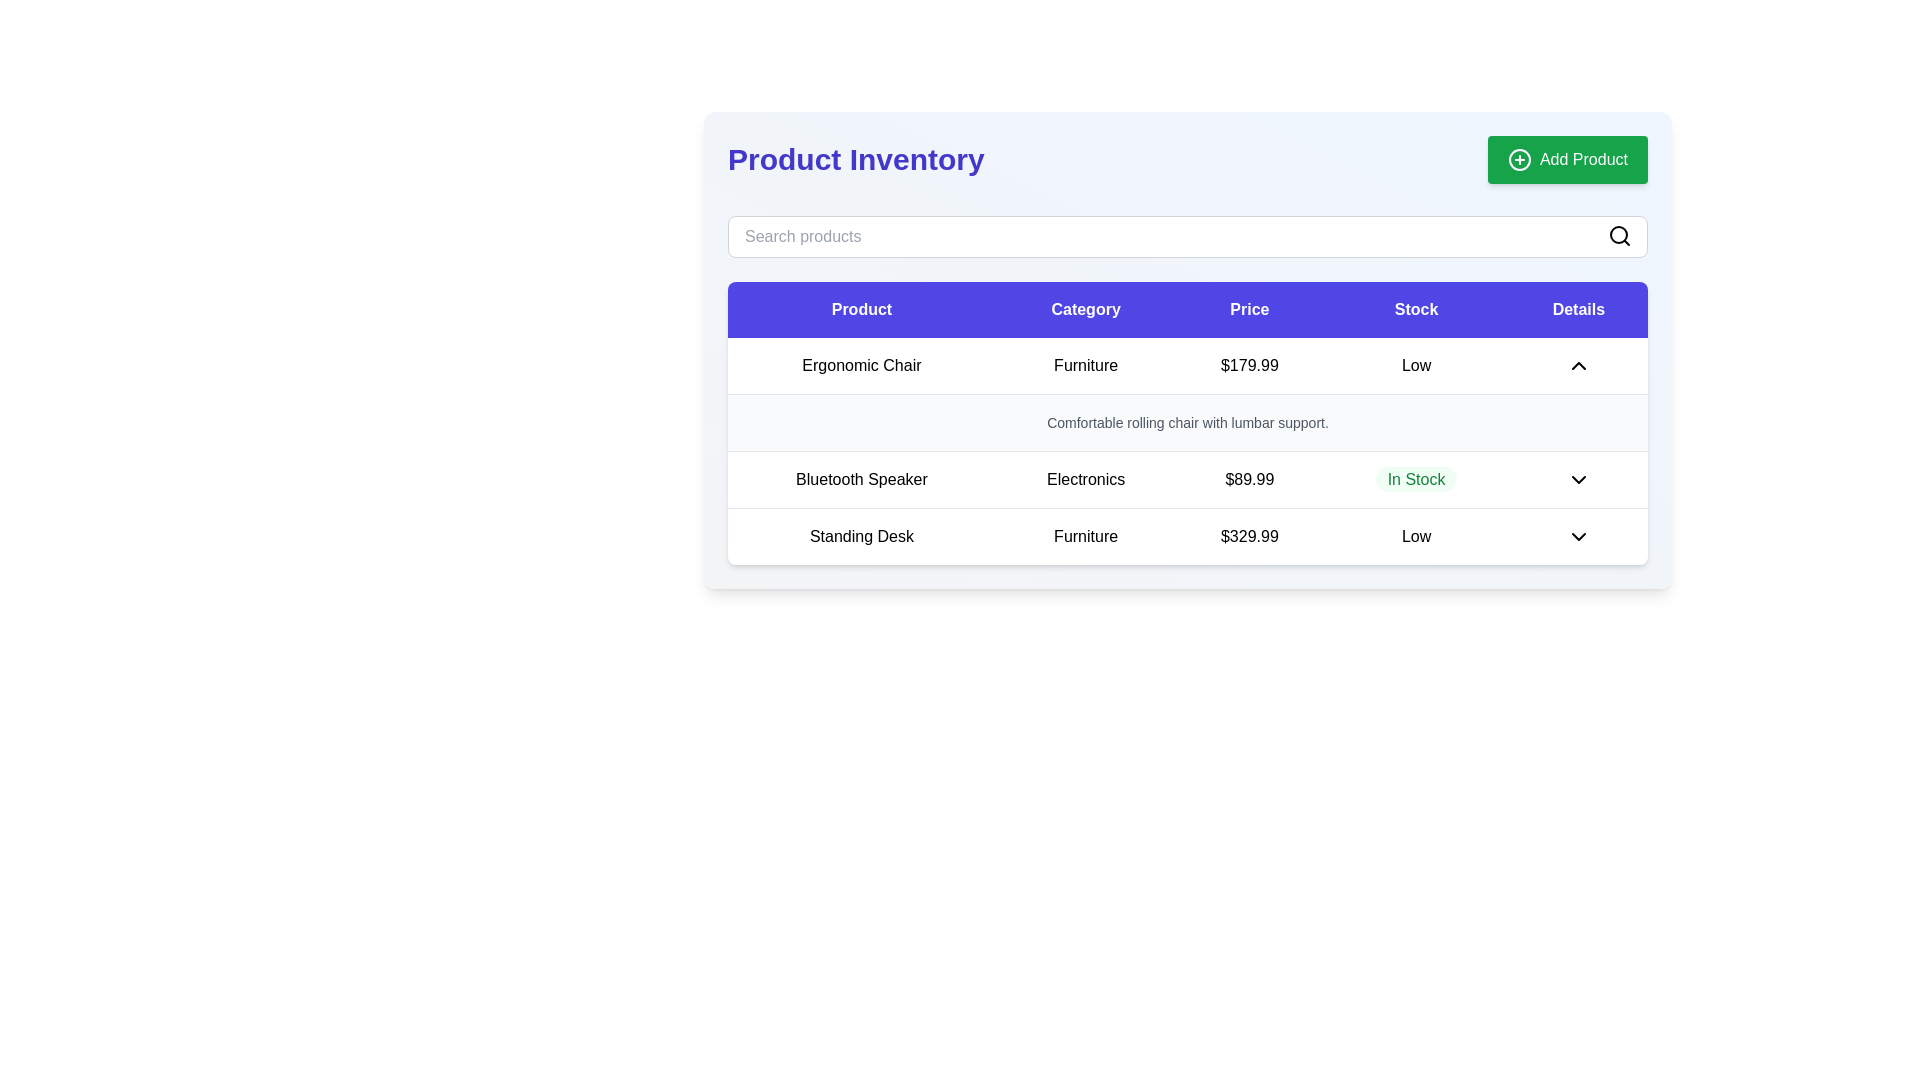  I want to click on the 'Furniture' text label in the product inventory table, located in the third row under the 'Category' column, so click(1085, 535).